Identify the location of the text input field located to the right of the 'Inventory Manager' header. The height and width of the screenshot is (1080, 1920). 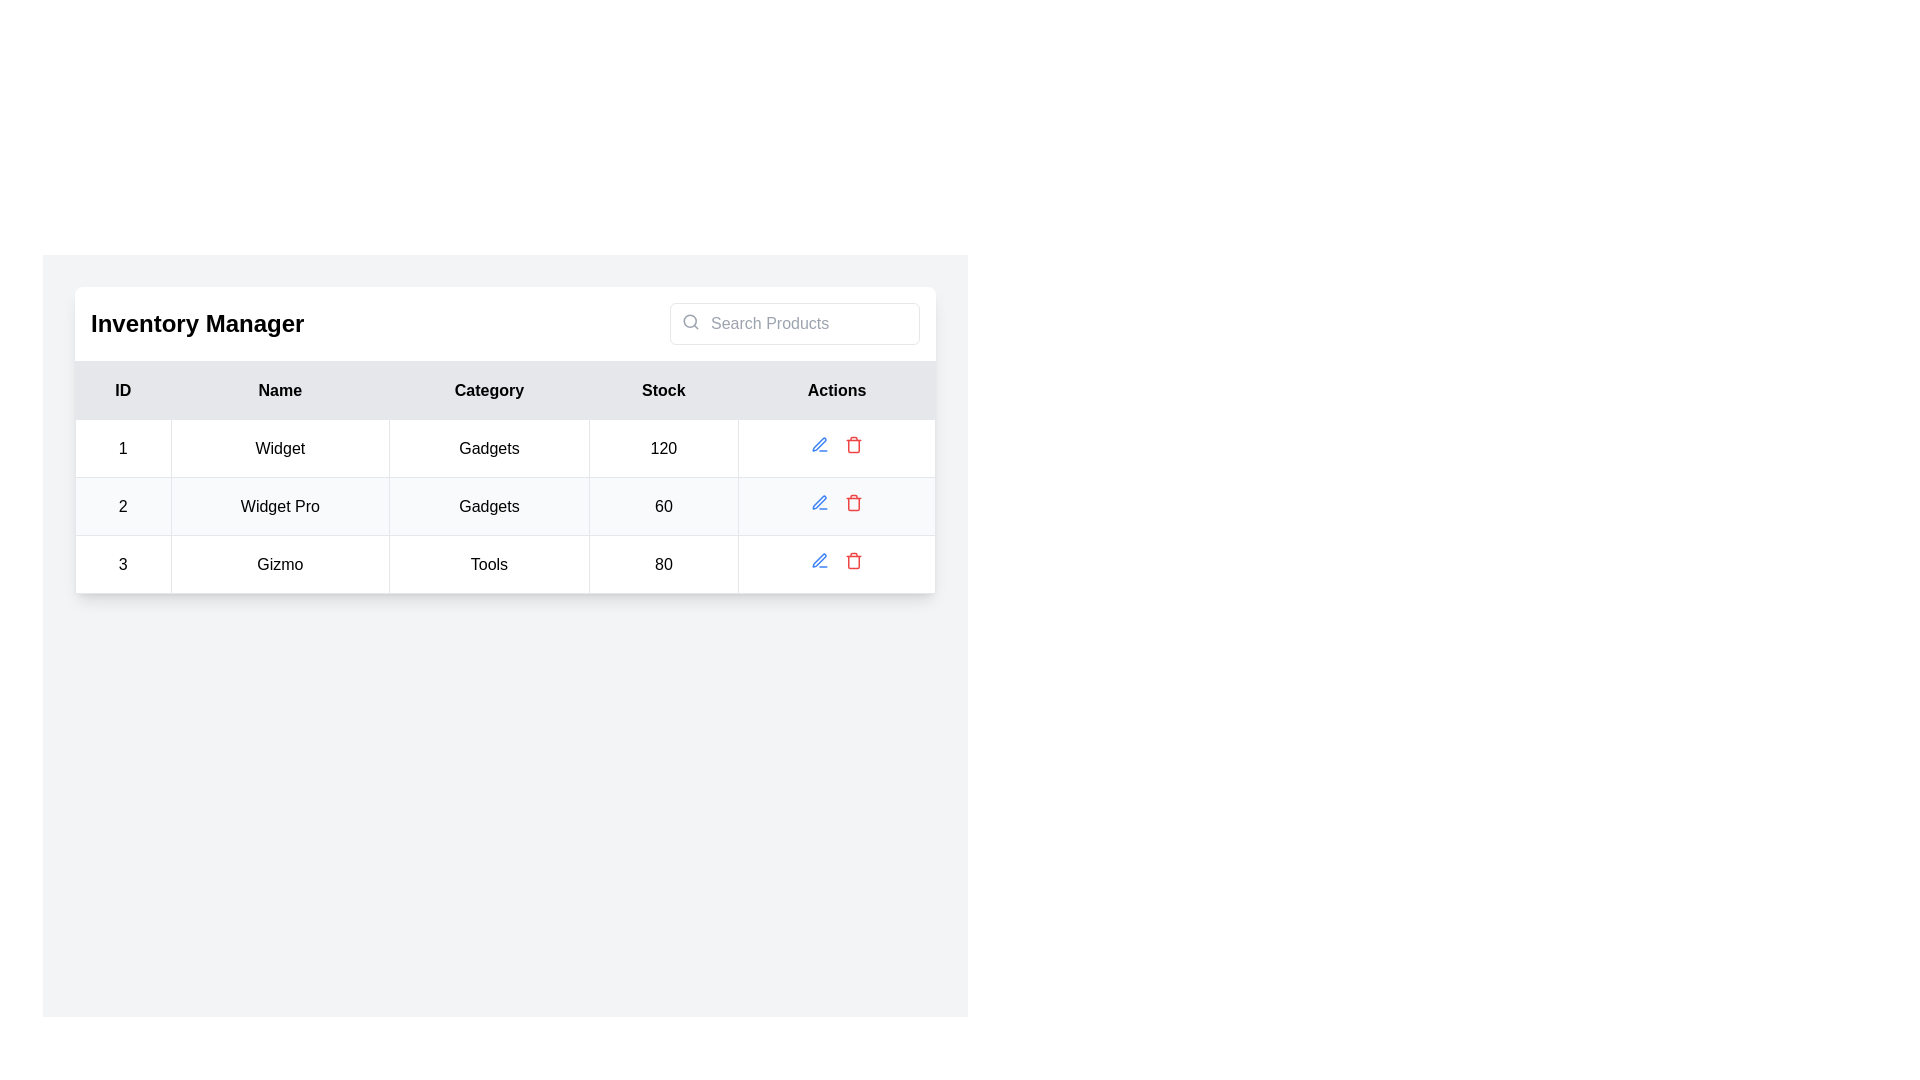
(794, 323).